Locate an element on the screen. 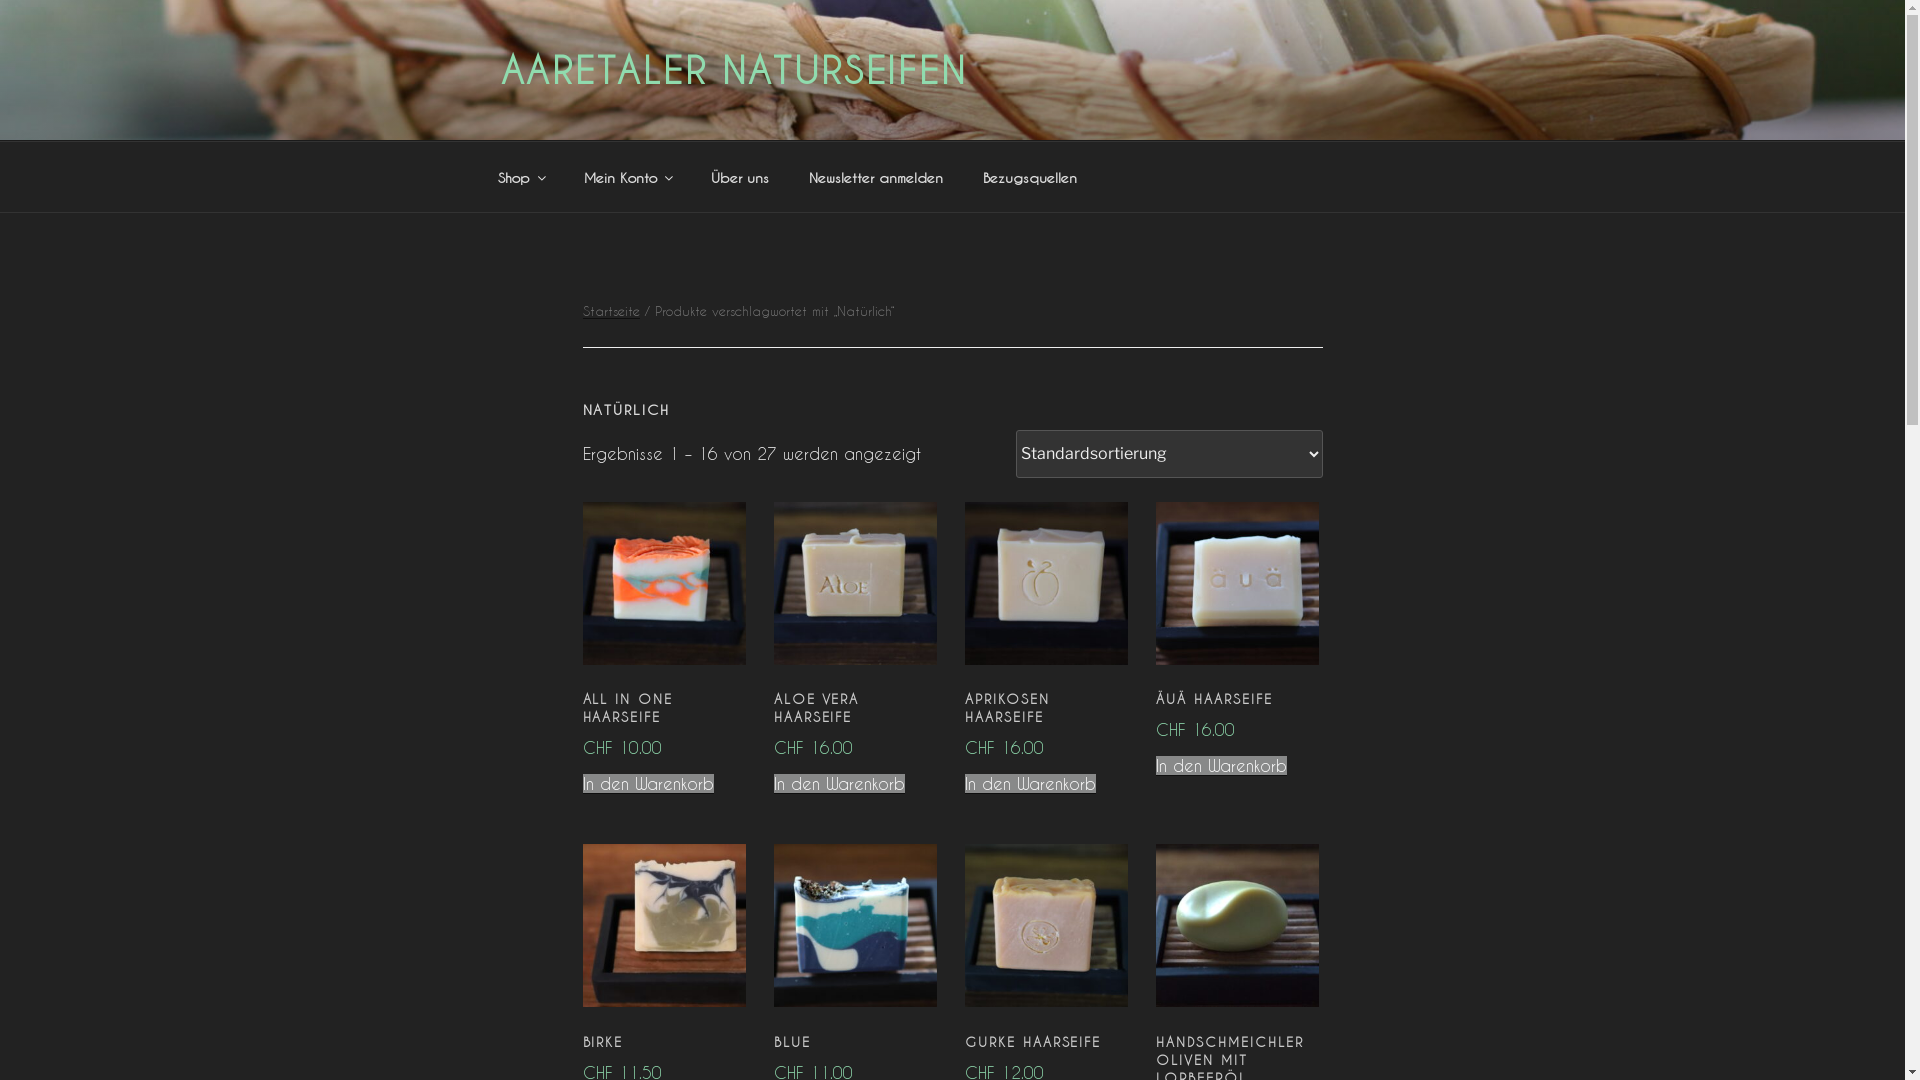  'ALL IN ONE HAARSEIFE is located at coordinates (663, 721).